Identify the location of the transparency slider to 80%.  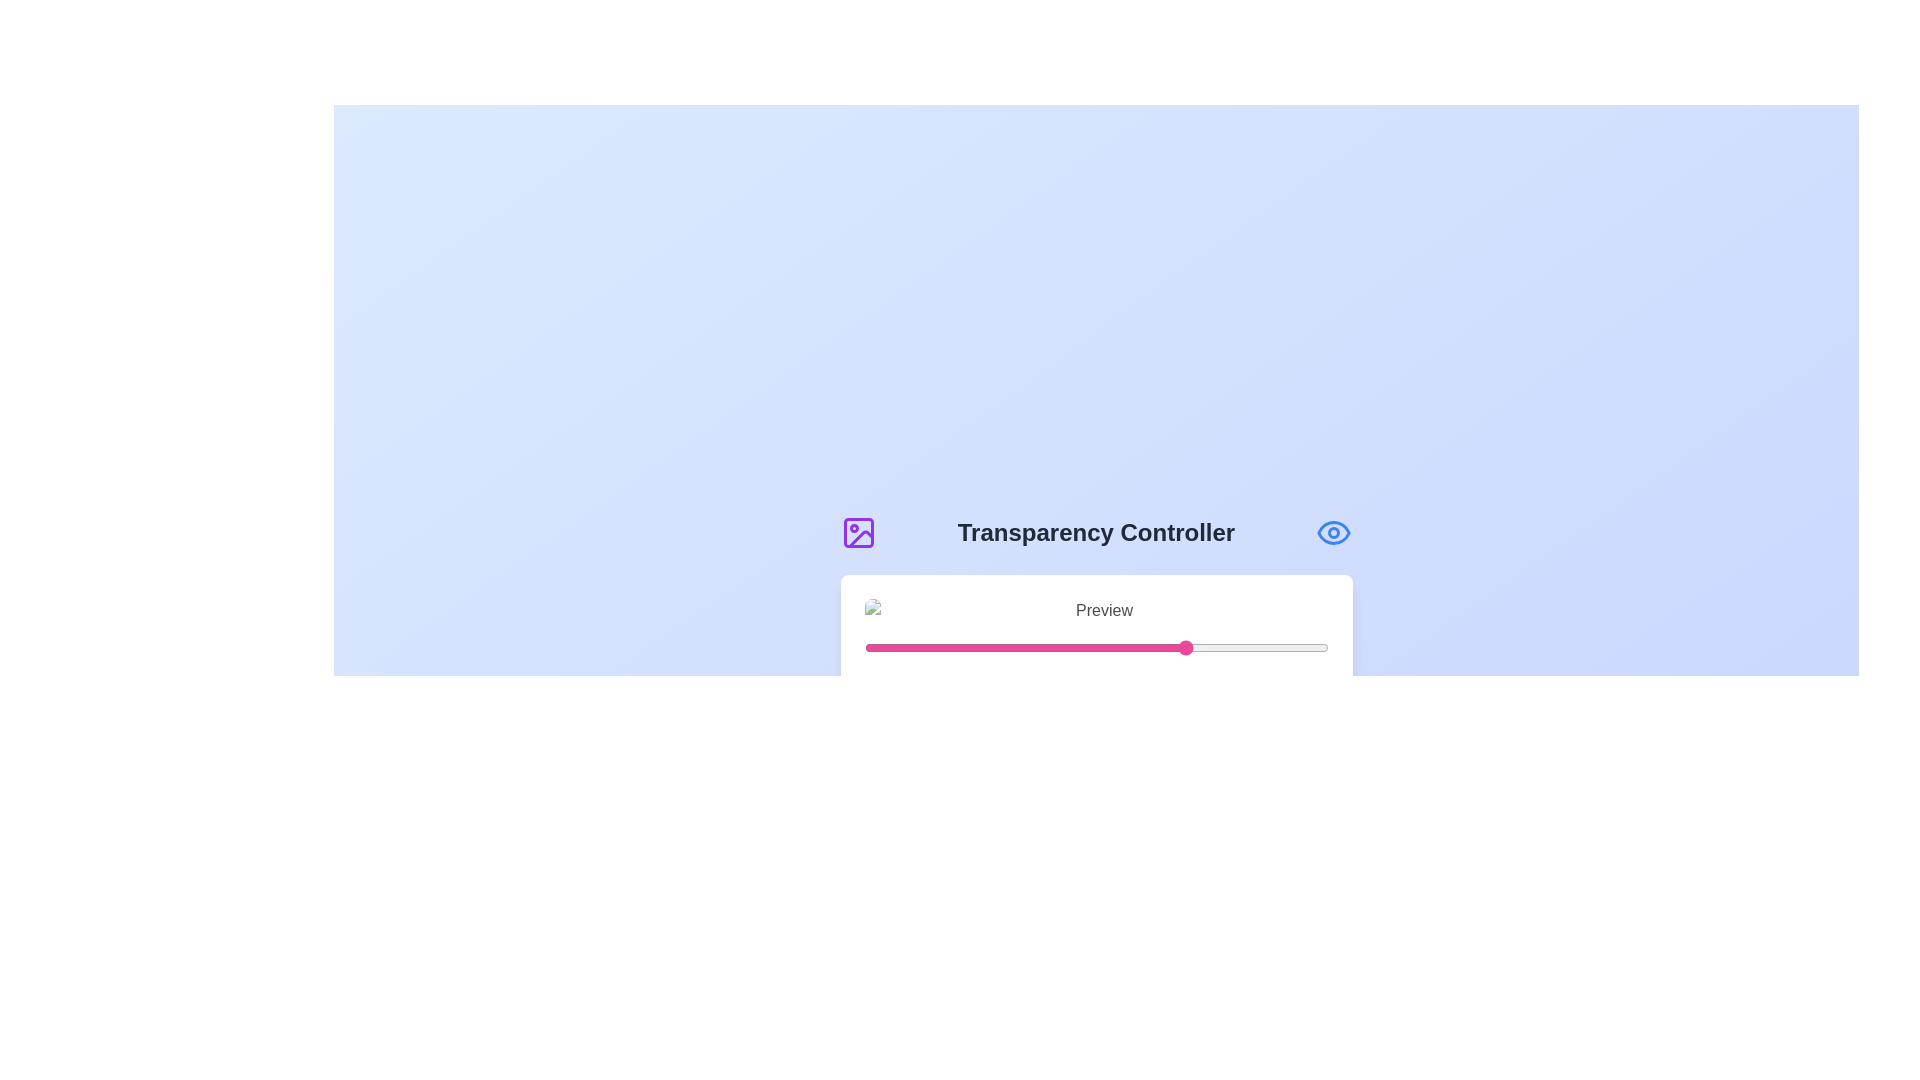
(1234, 648).